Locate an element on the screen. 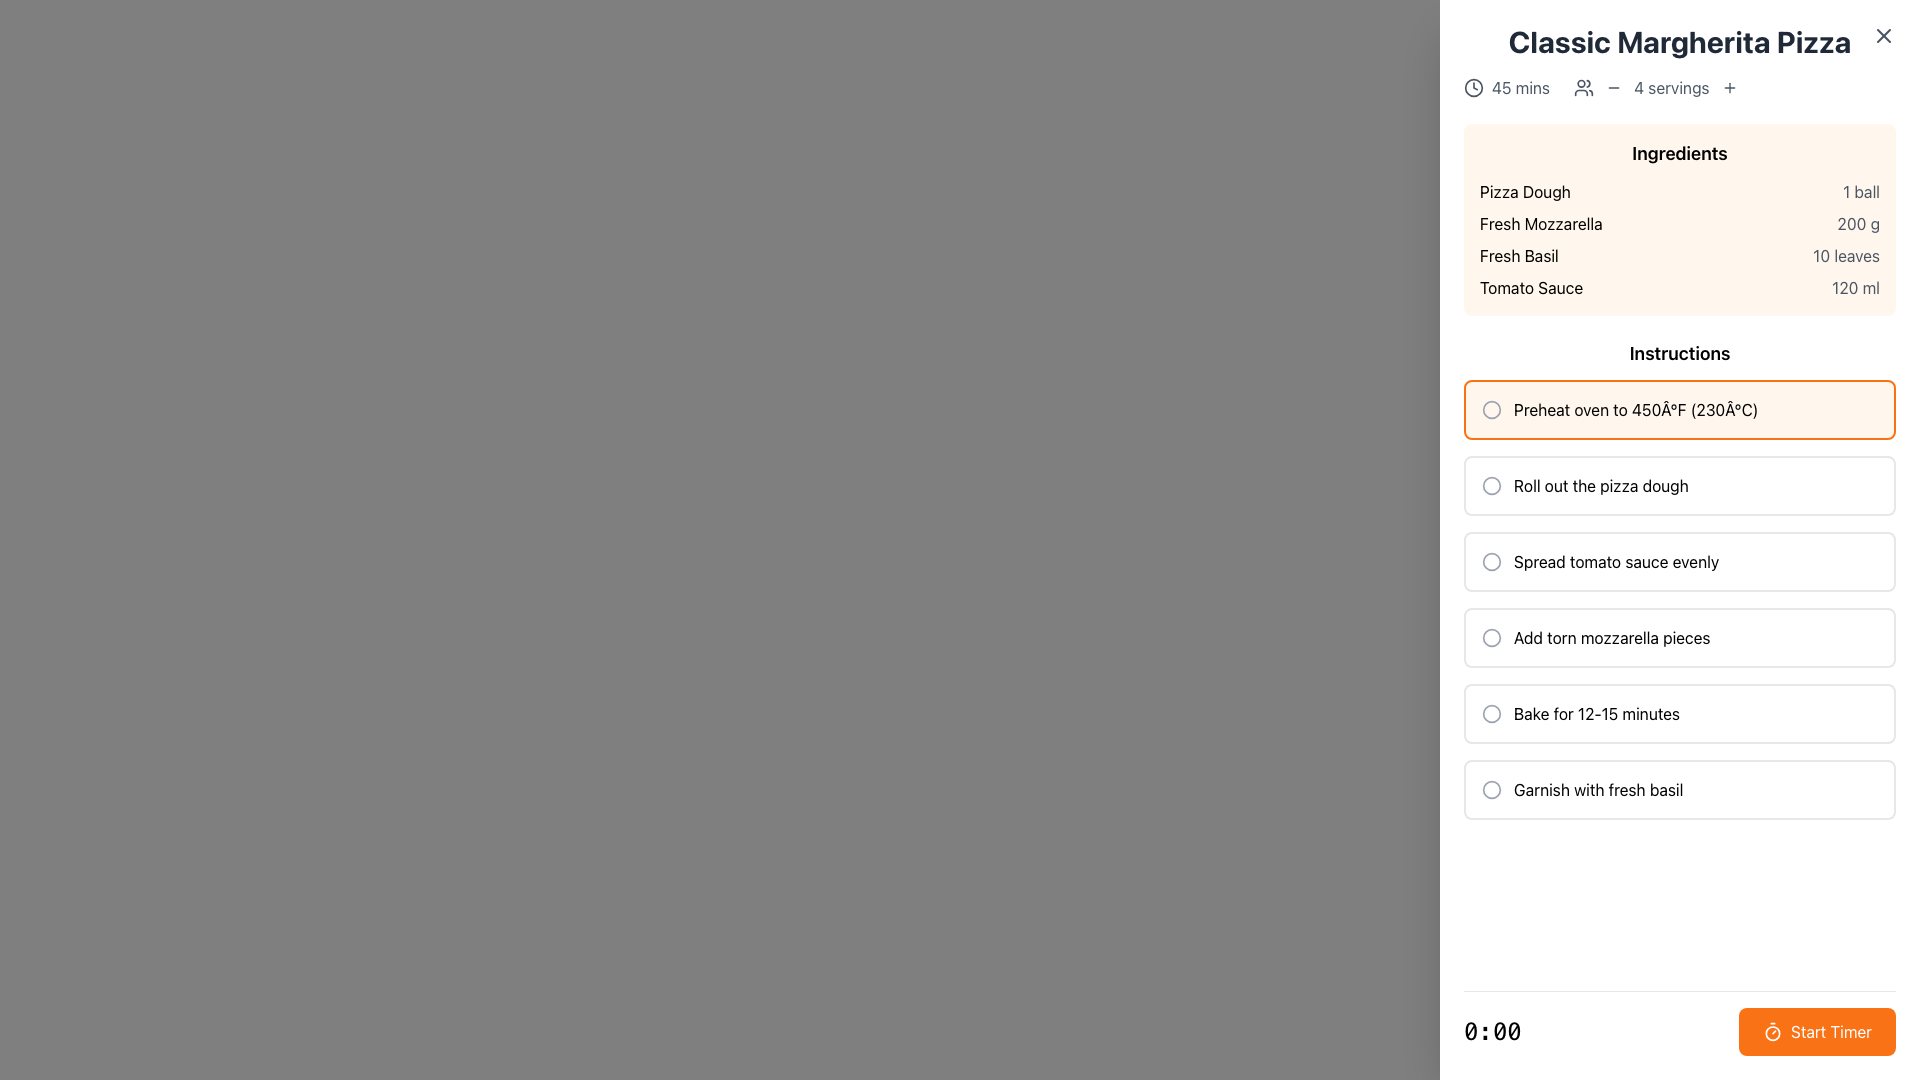 The width and height of the screenshot is (1920, 1080). the status indicator icon that signifies the current step in the instruction list for 'Spread tomato sauce evenly' is located at coordinates (1492, 562).